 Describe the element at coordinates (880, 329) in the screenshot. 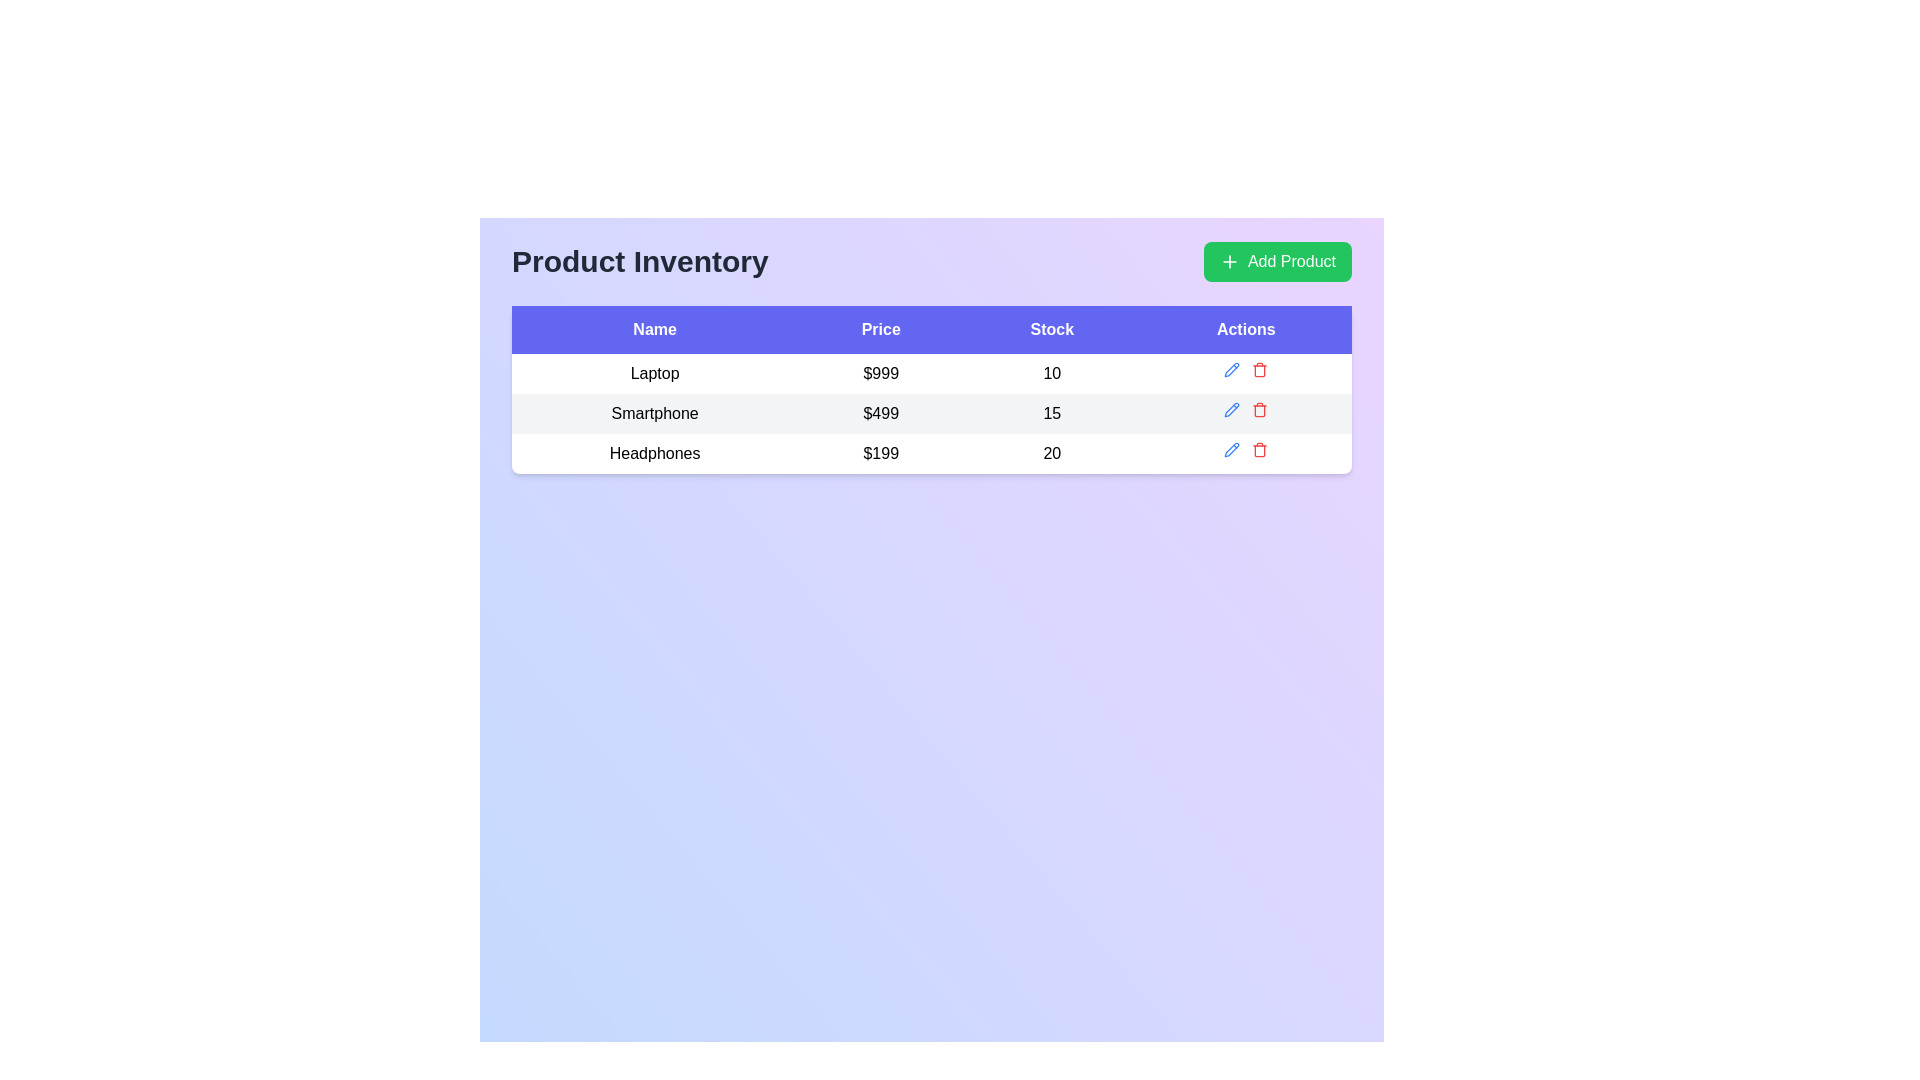

I see `text 'Price' from the Table Header Cell labeled 'Price', which is the second column header in a blue header bar` at that location.